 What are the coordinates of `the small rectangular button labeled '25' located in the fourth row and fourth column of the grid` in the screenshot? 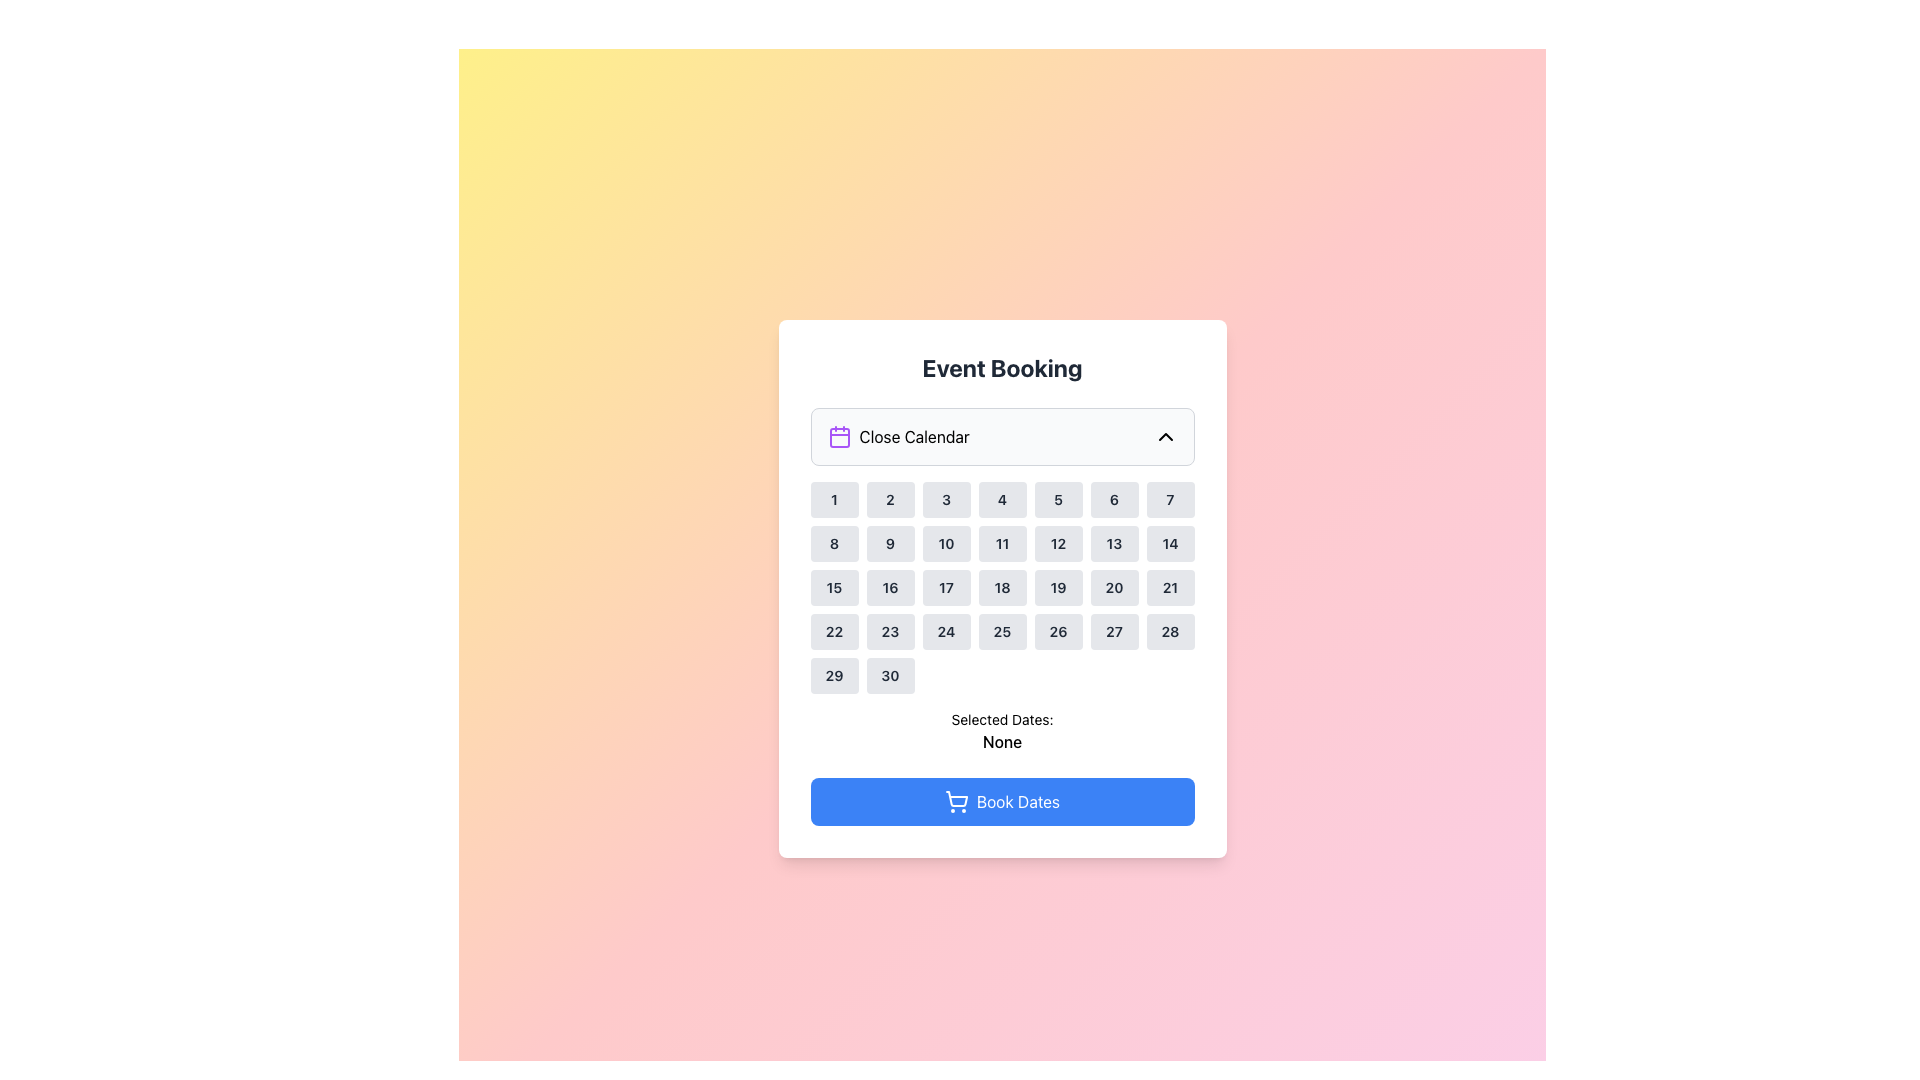 It's located at (1002, 632).